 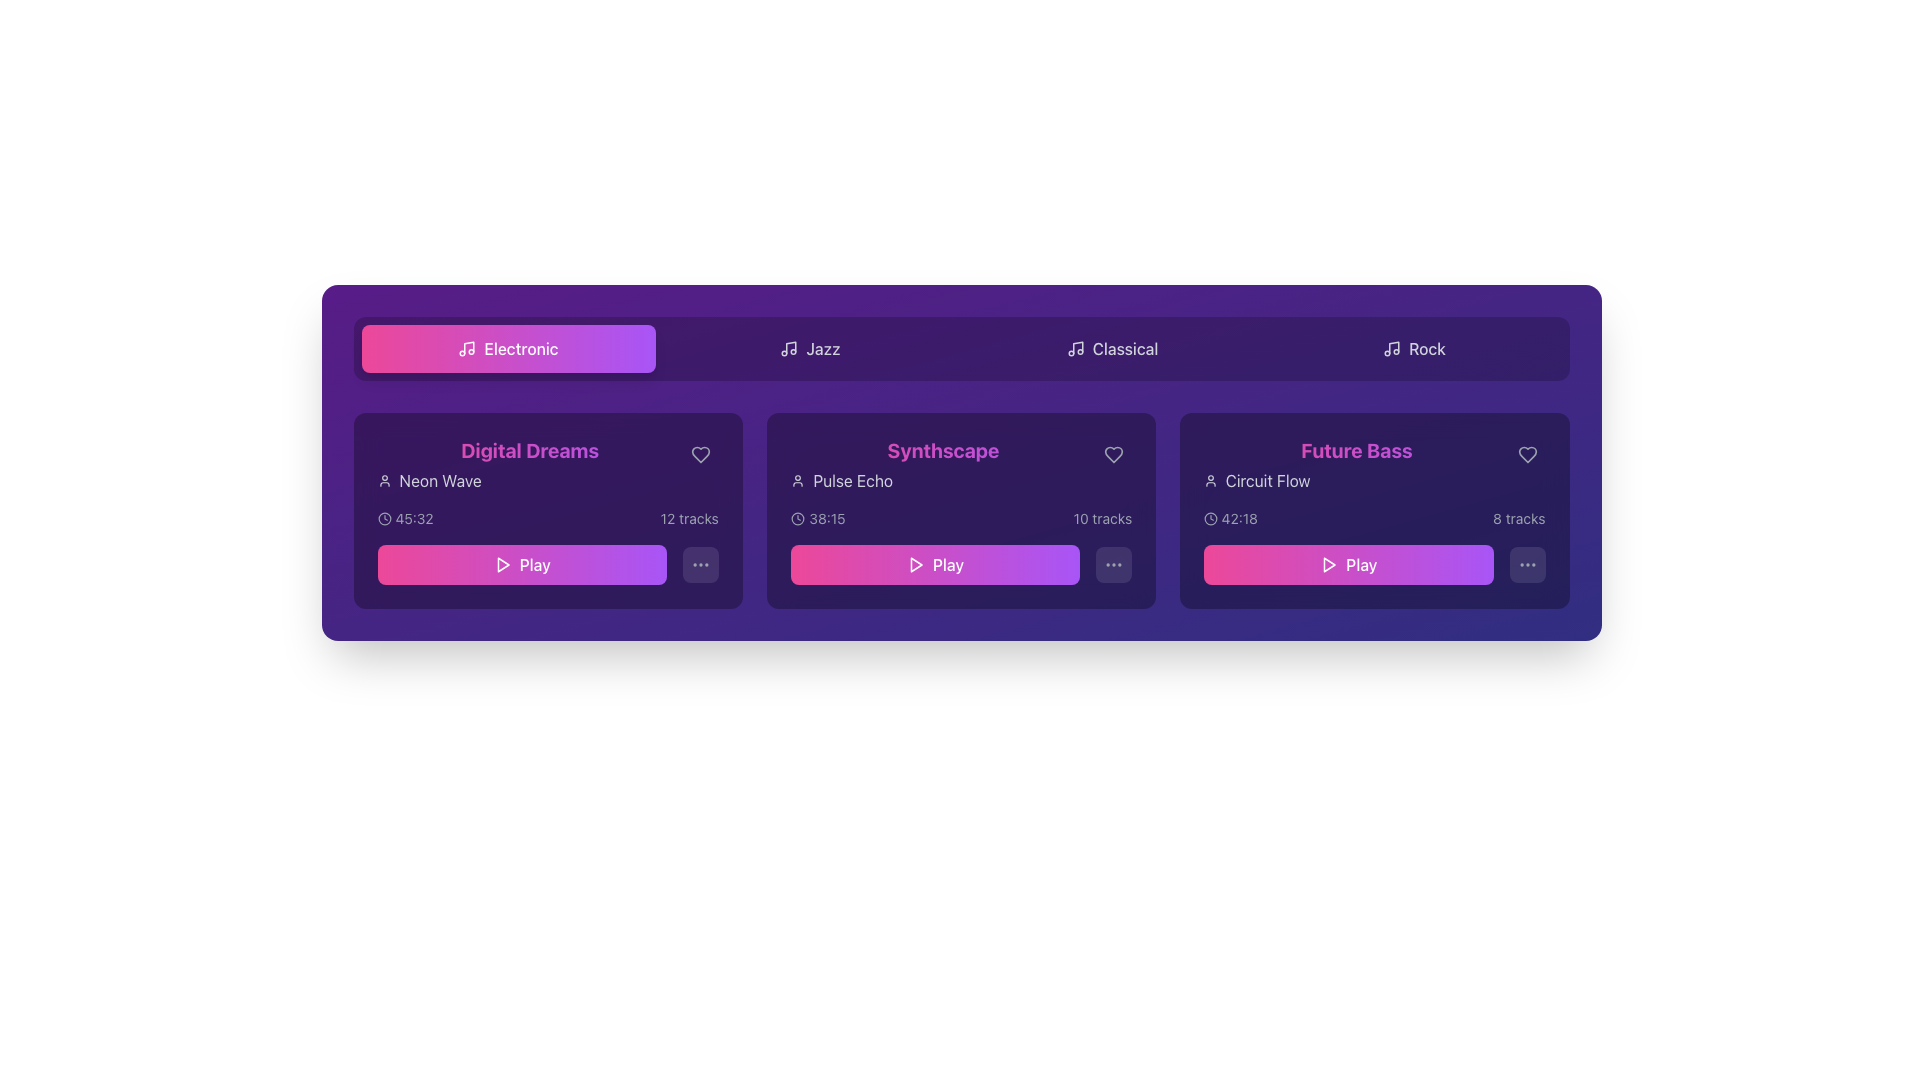 I want to click on the 'Synthscape' text display component, which features a bold gradient text on a dark purple card background in the upper section of the middle card, so click(x=942, y=465).